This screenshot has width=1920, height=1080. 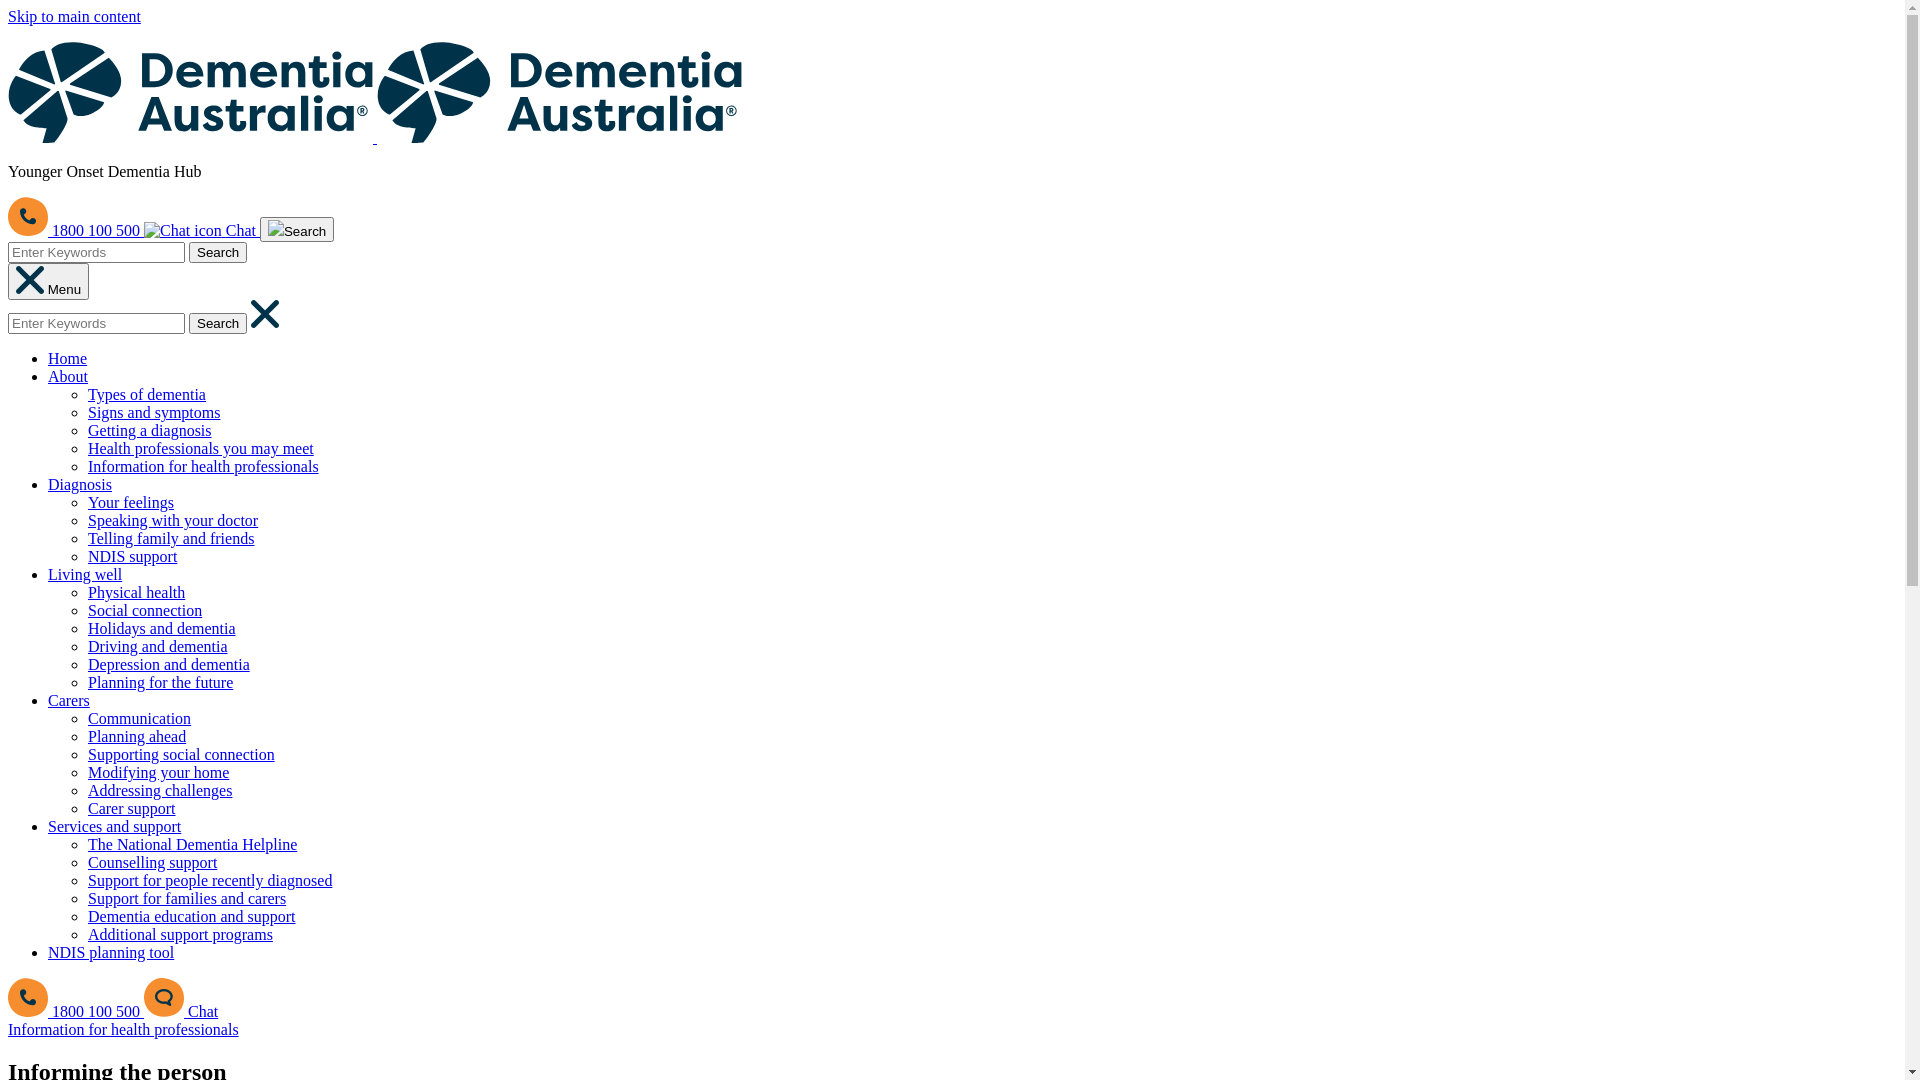 I want to click on 'Additional support programs', so click(x=86, y=934).